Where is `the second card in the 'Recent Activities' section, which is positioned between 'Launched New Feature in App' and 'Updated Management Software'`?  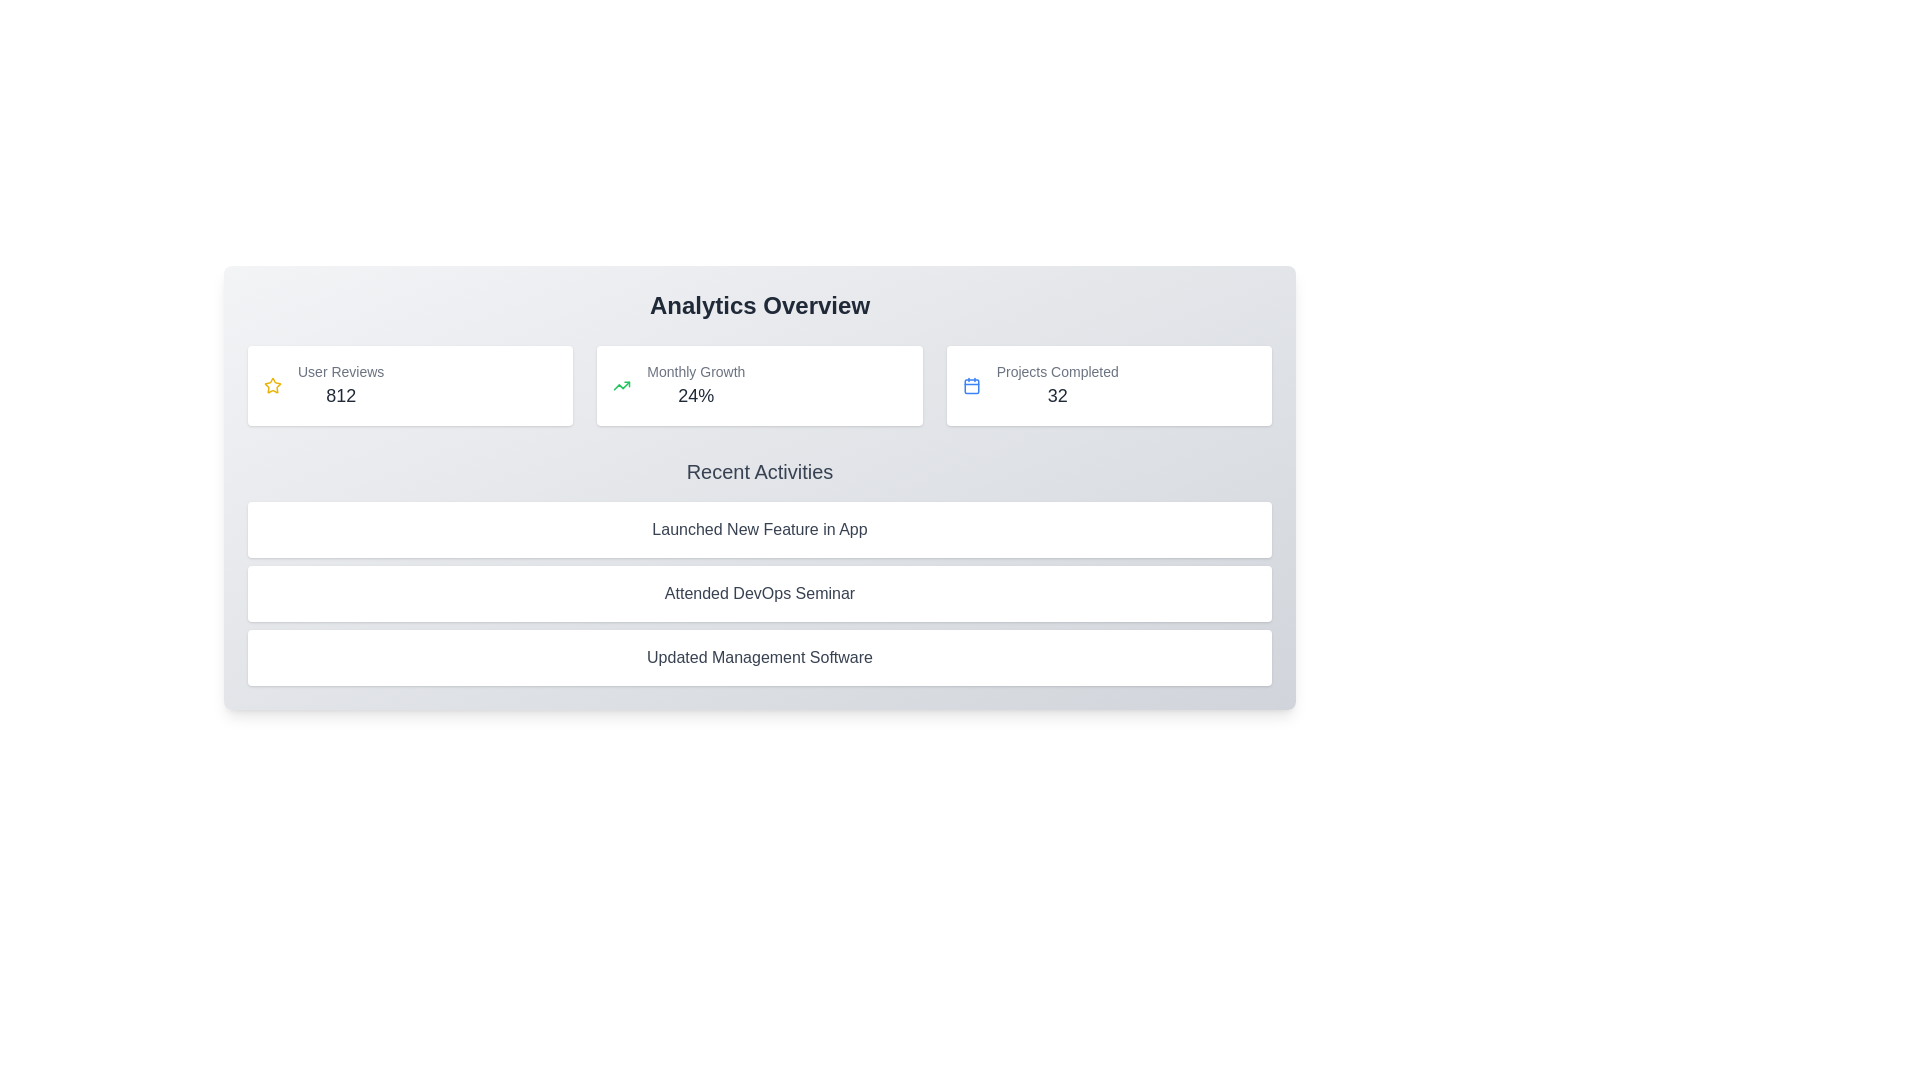 the second card in the 'Recent Activities' section, which is positioned between 'Launched New Feature in App' and 'Updated Management Software' is located at coordinates (758, 593).